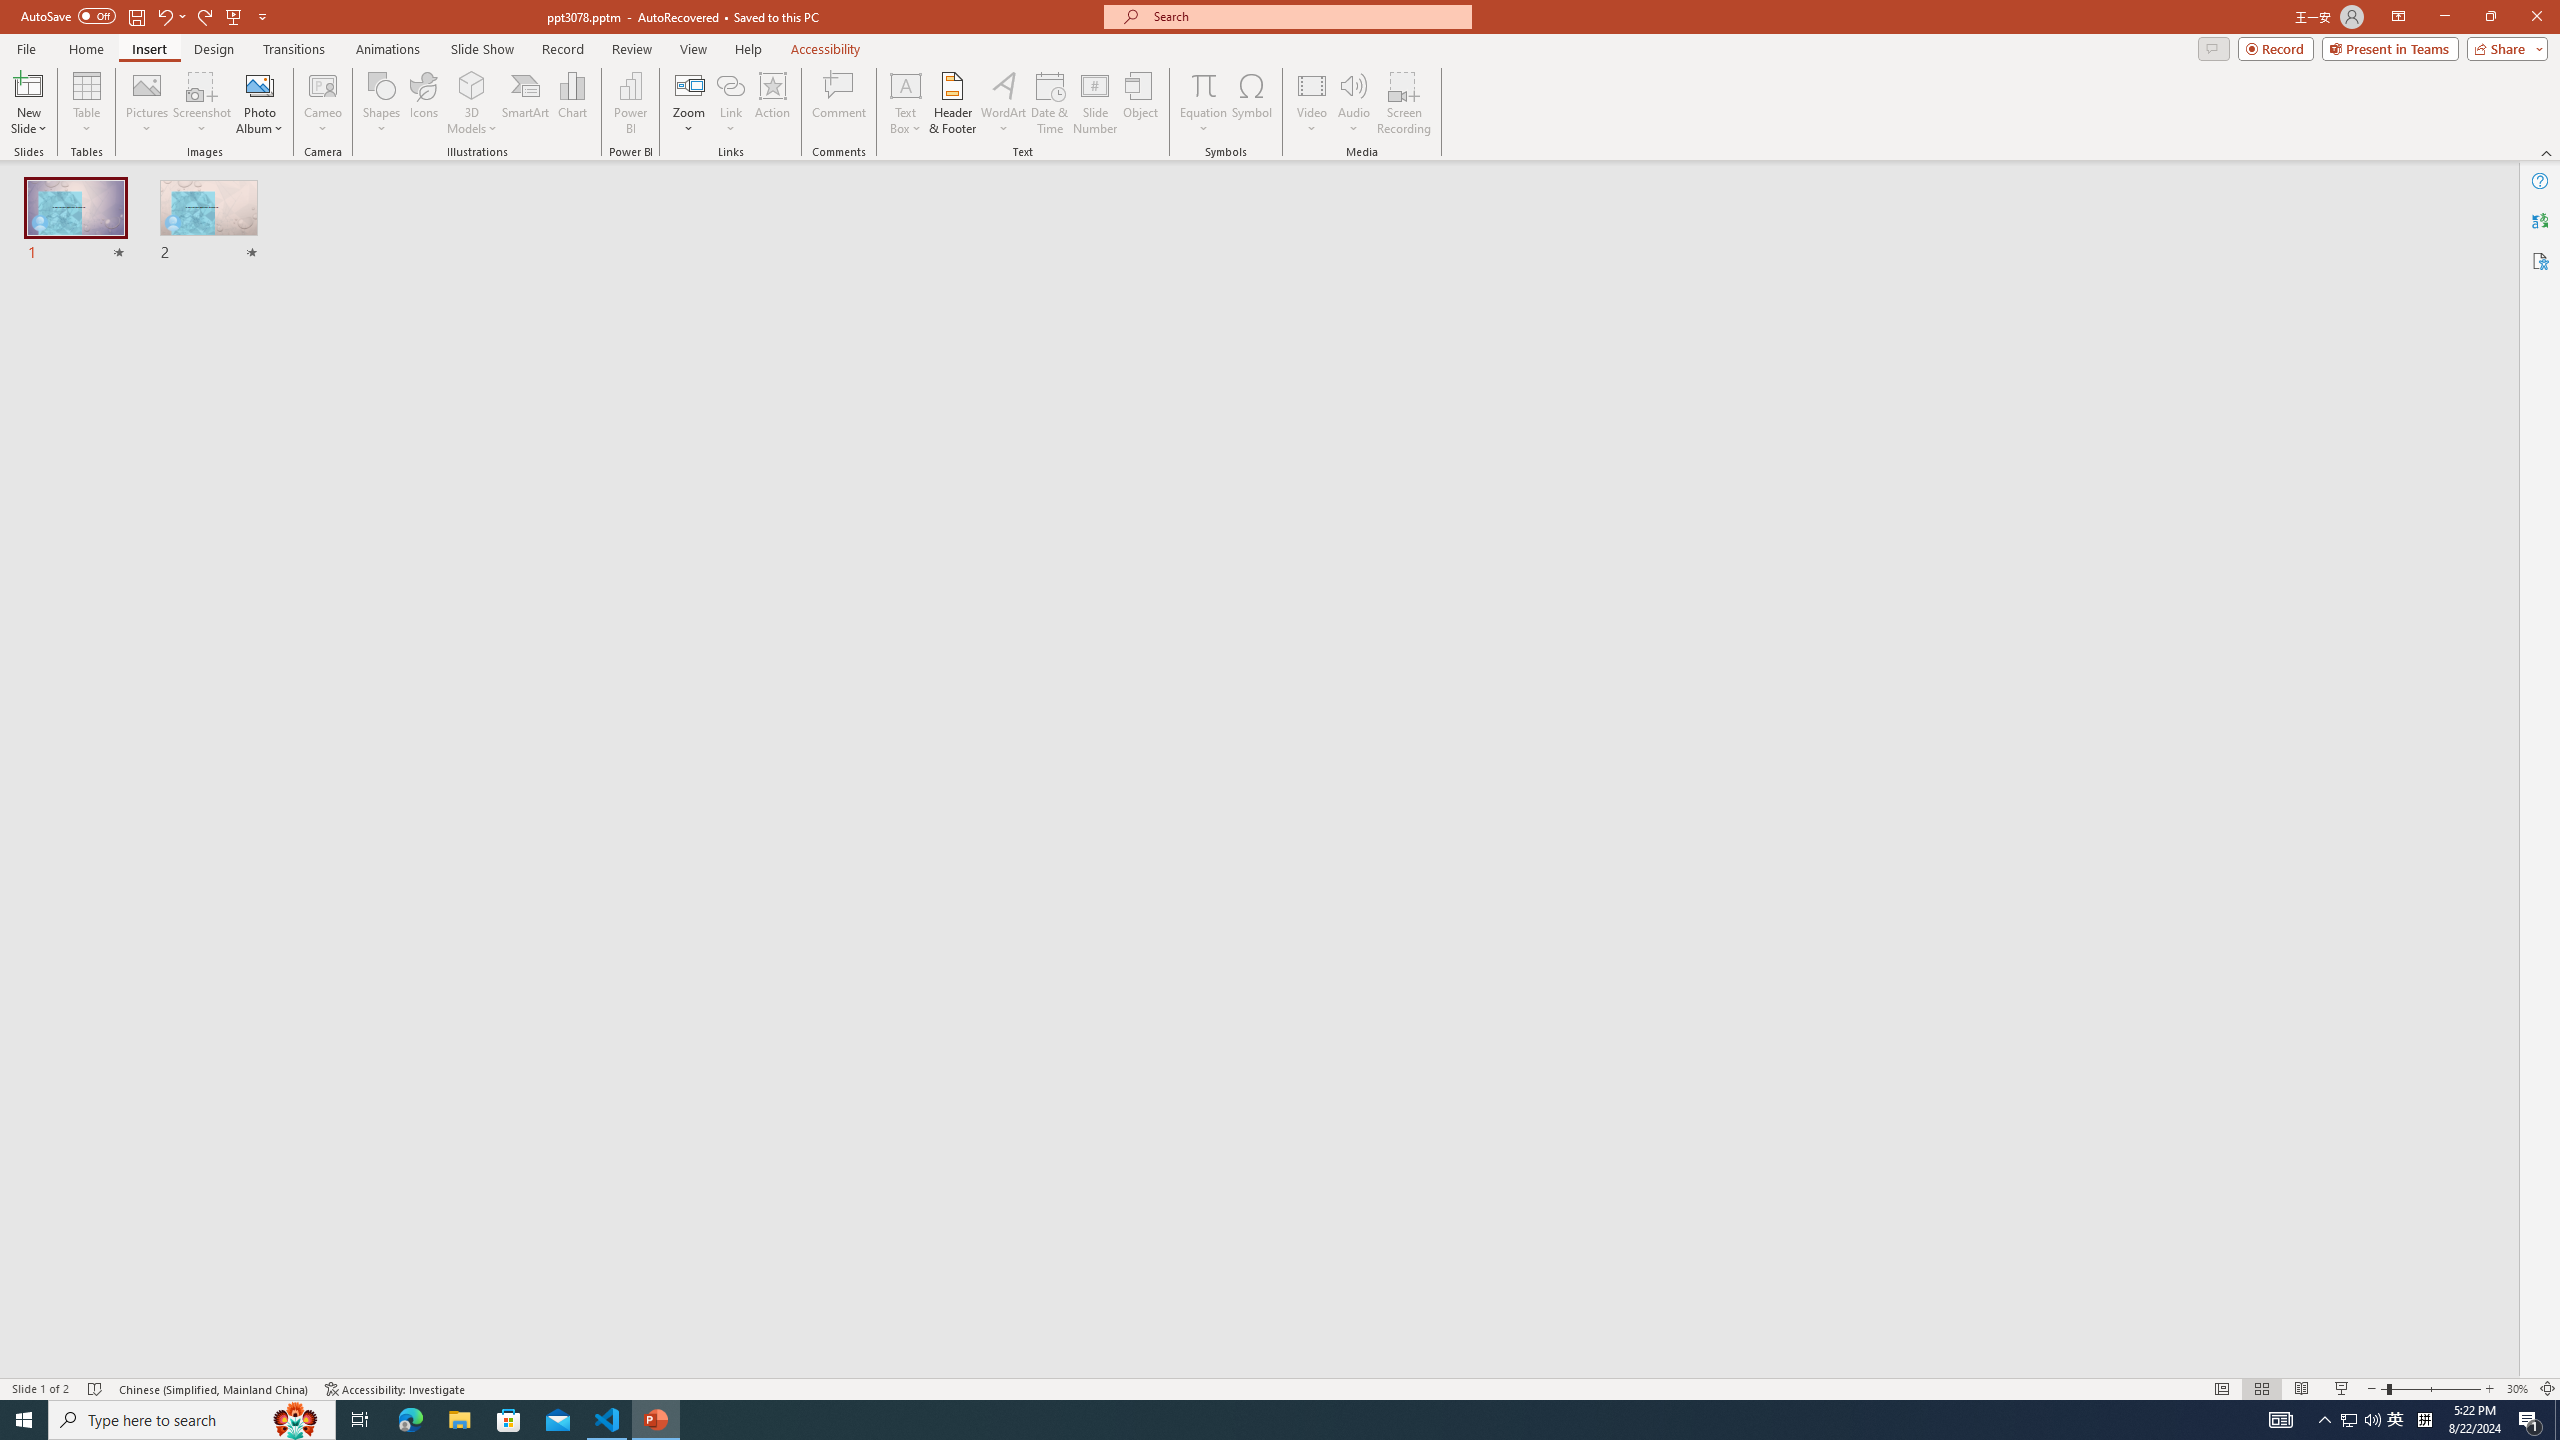  I want to click on 'Power BI', so click(631, 103).